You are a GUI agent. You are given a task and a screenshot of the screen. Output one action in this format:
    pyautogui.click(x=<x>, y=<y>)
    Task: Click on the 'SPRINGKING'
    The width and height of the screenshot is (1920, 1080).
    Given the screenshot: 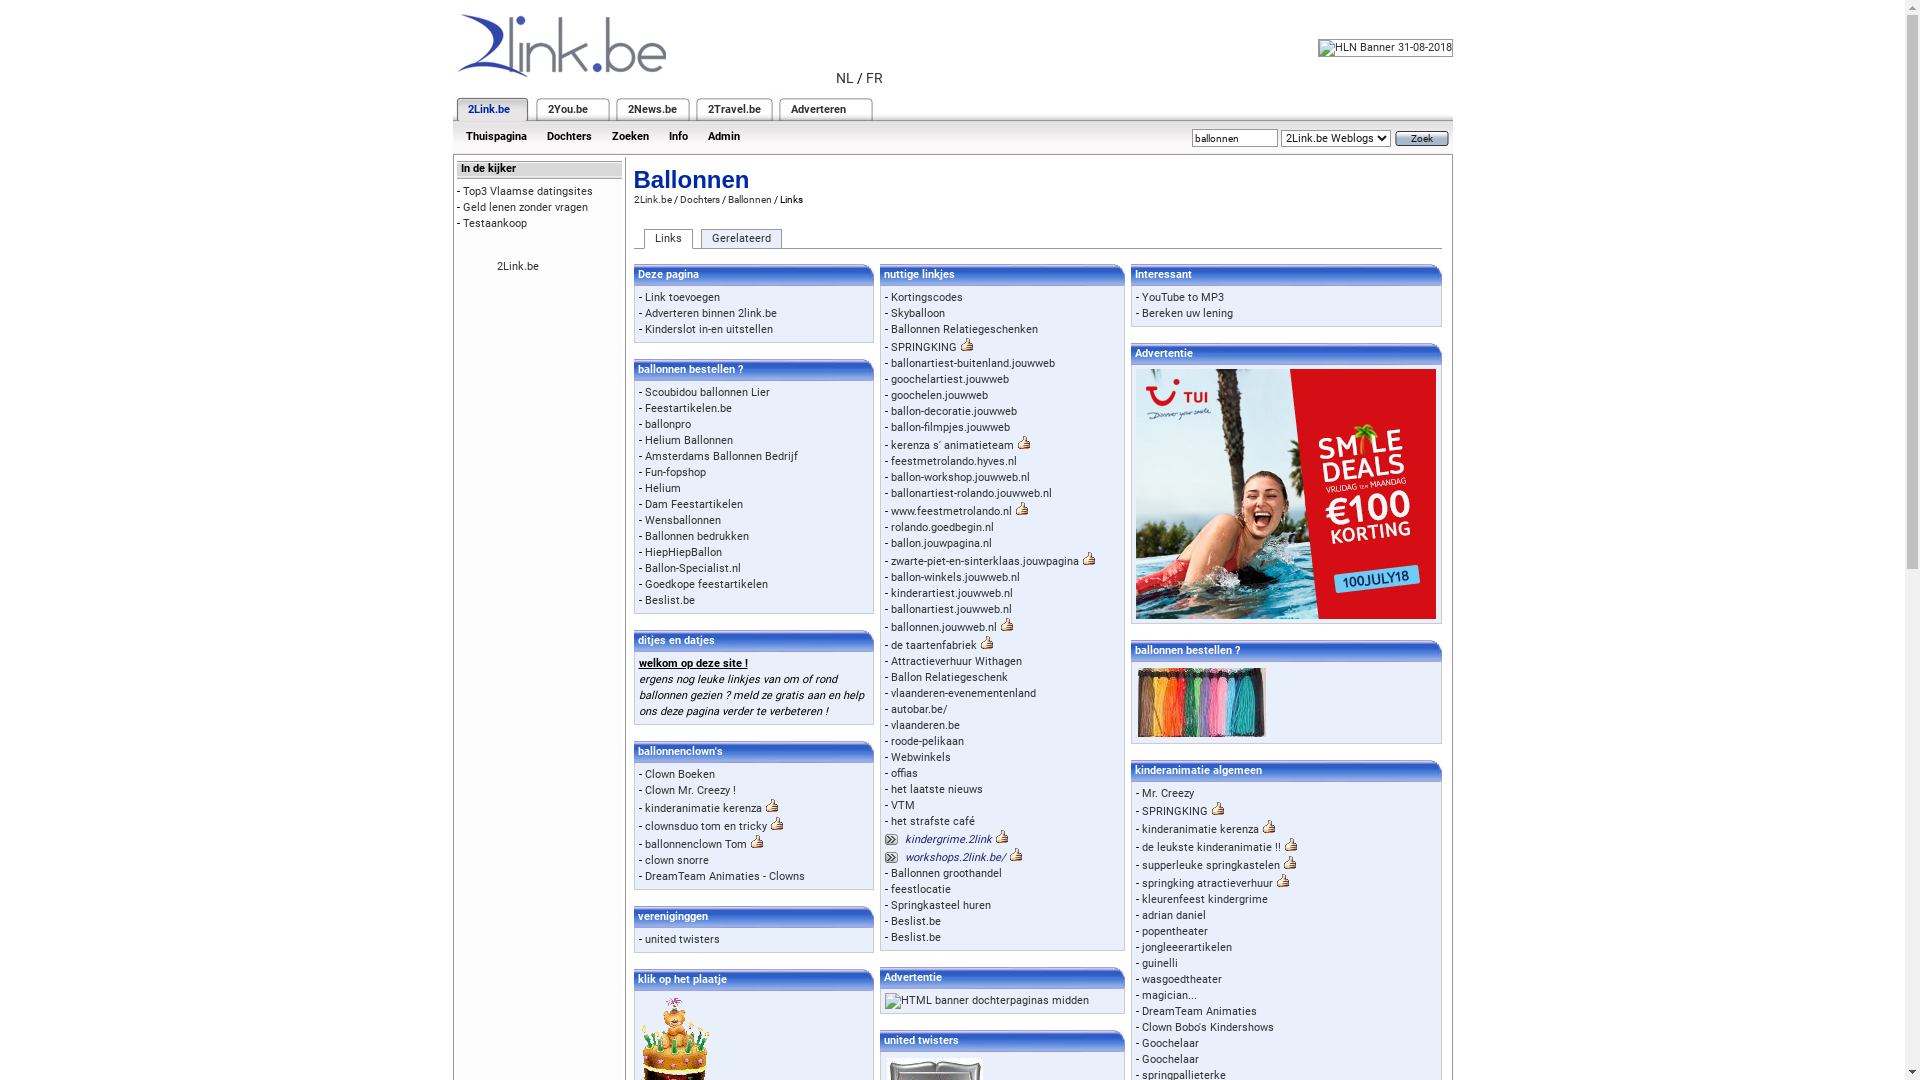 What is the action you would take?
    pyautogui.click(x=1175, y=811)
    